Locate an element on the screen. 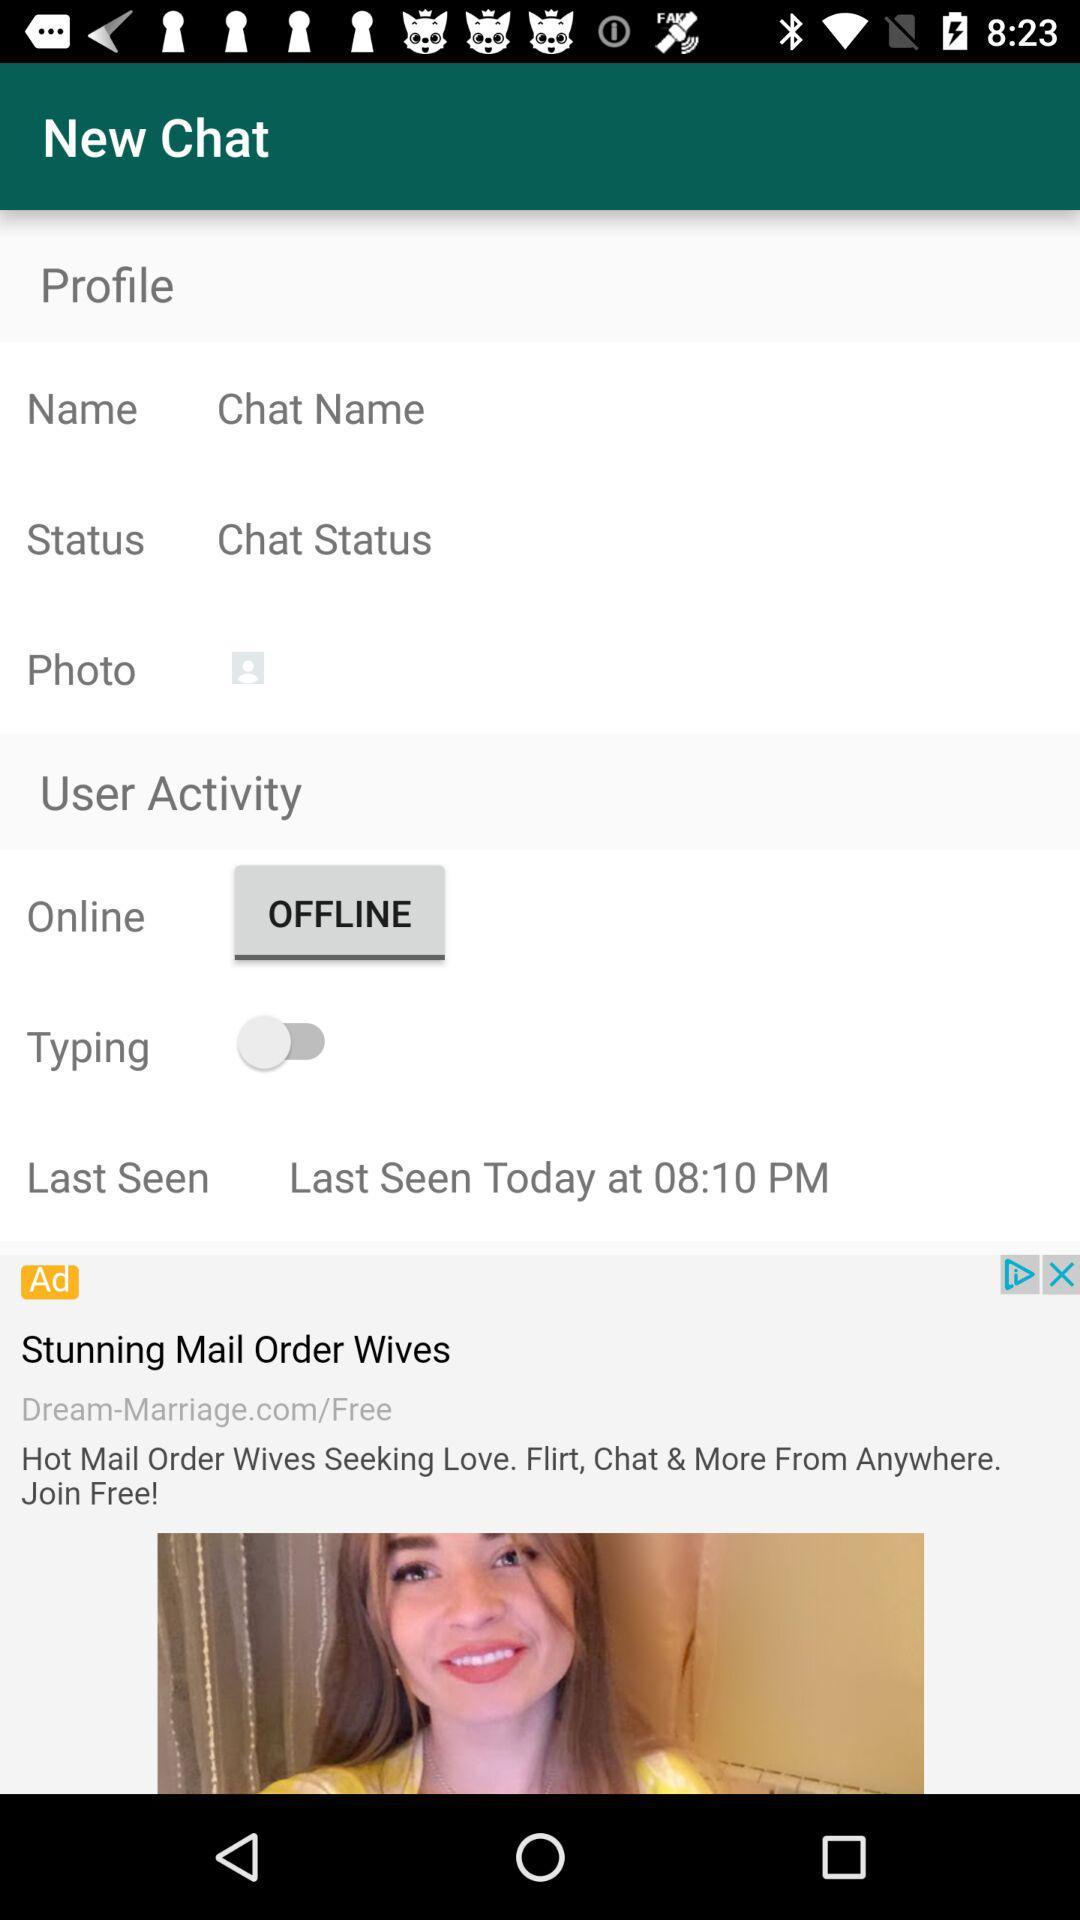 The height and width of the screenshot is (1920, 1080). share the article is located at coordinates (540, 1523).